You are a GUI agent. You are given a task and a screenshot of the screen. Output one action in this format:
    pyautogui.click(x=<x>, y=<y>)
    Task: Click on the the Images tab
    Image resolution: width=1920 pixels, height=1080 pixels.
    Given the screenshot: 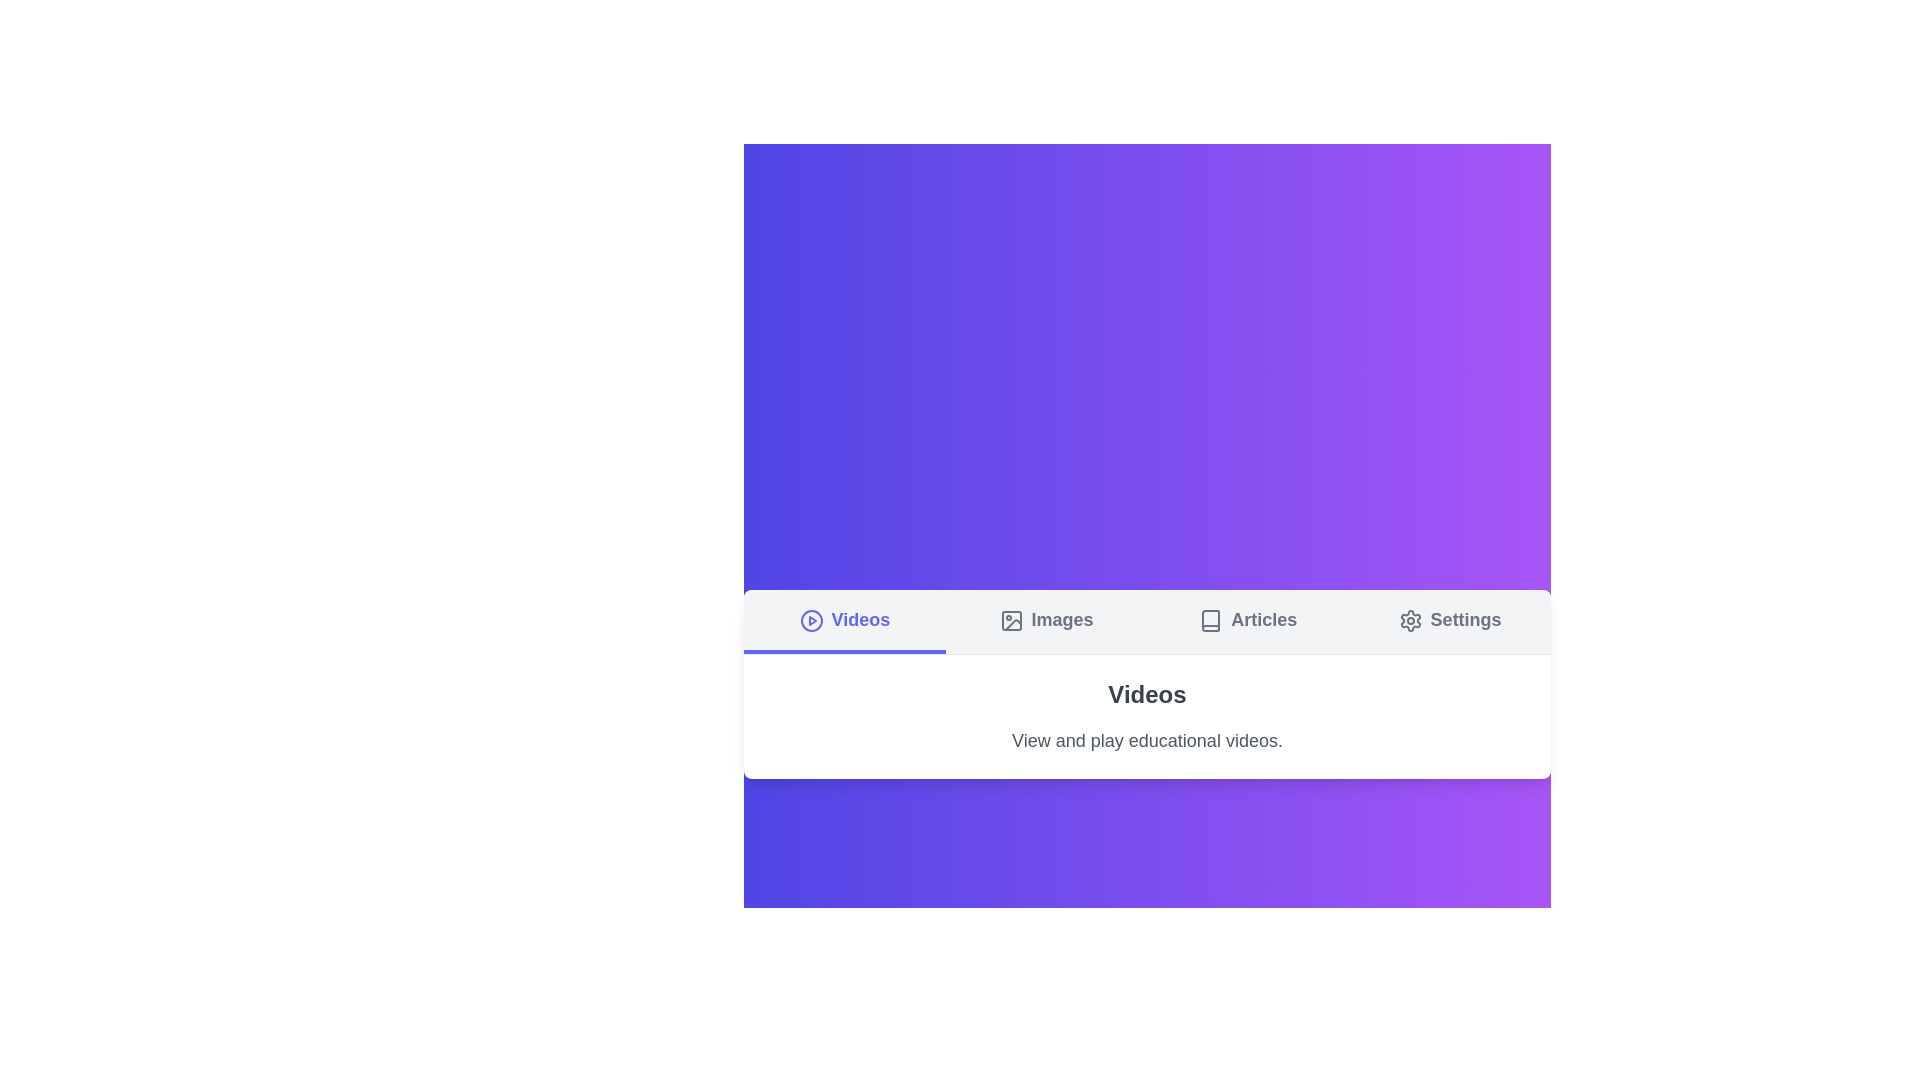 What is the action you would take?
    pyautogui.click(x=1045, y=620)
    